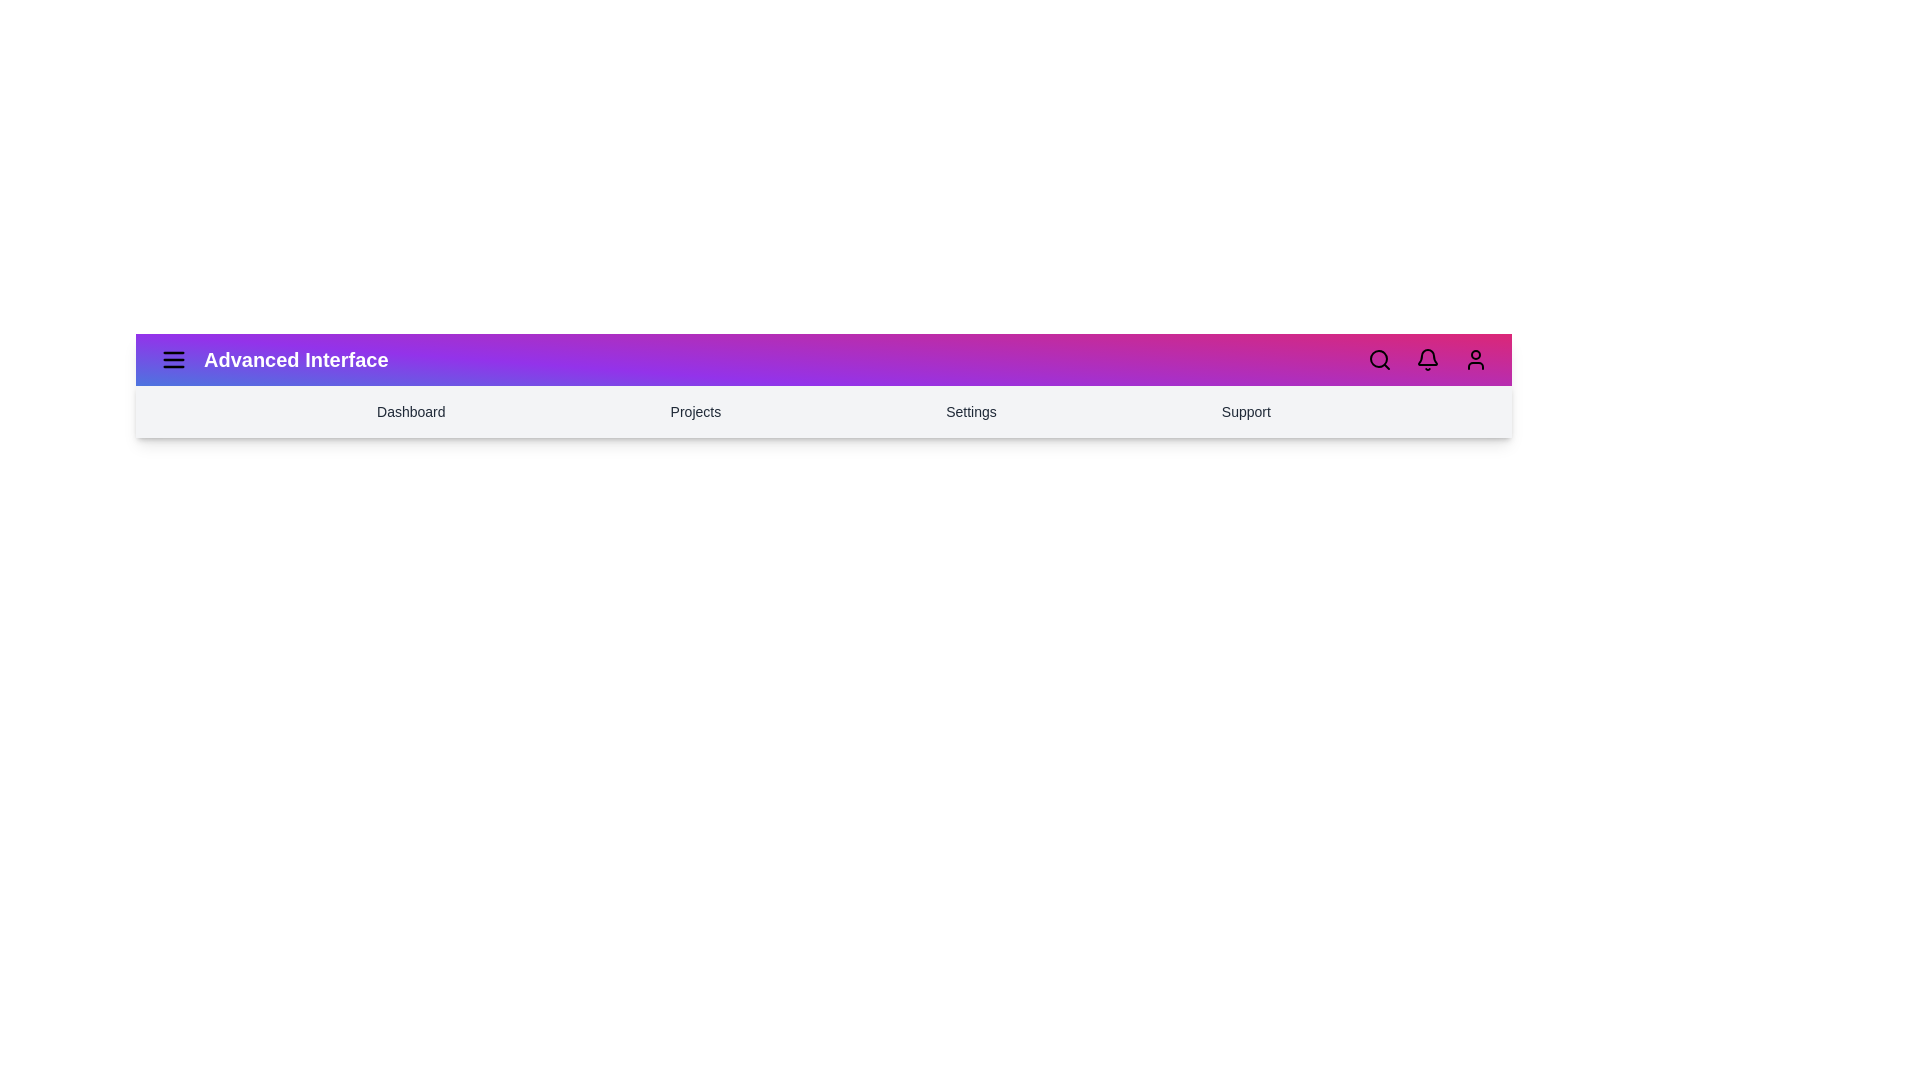  I want to click on the menu item Settings to navigate to the respective section, so click(971, 411).